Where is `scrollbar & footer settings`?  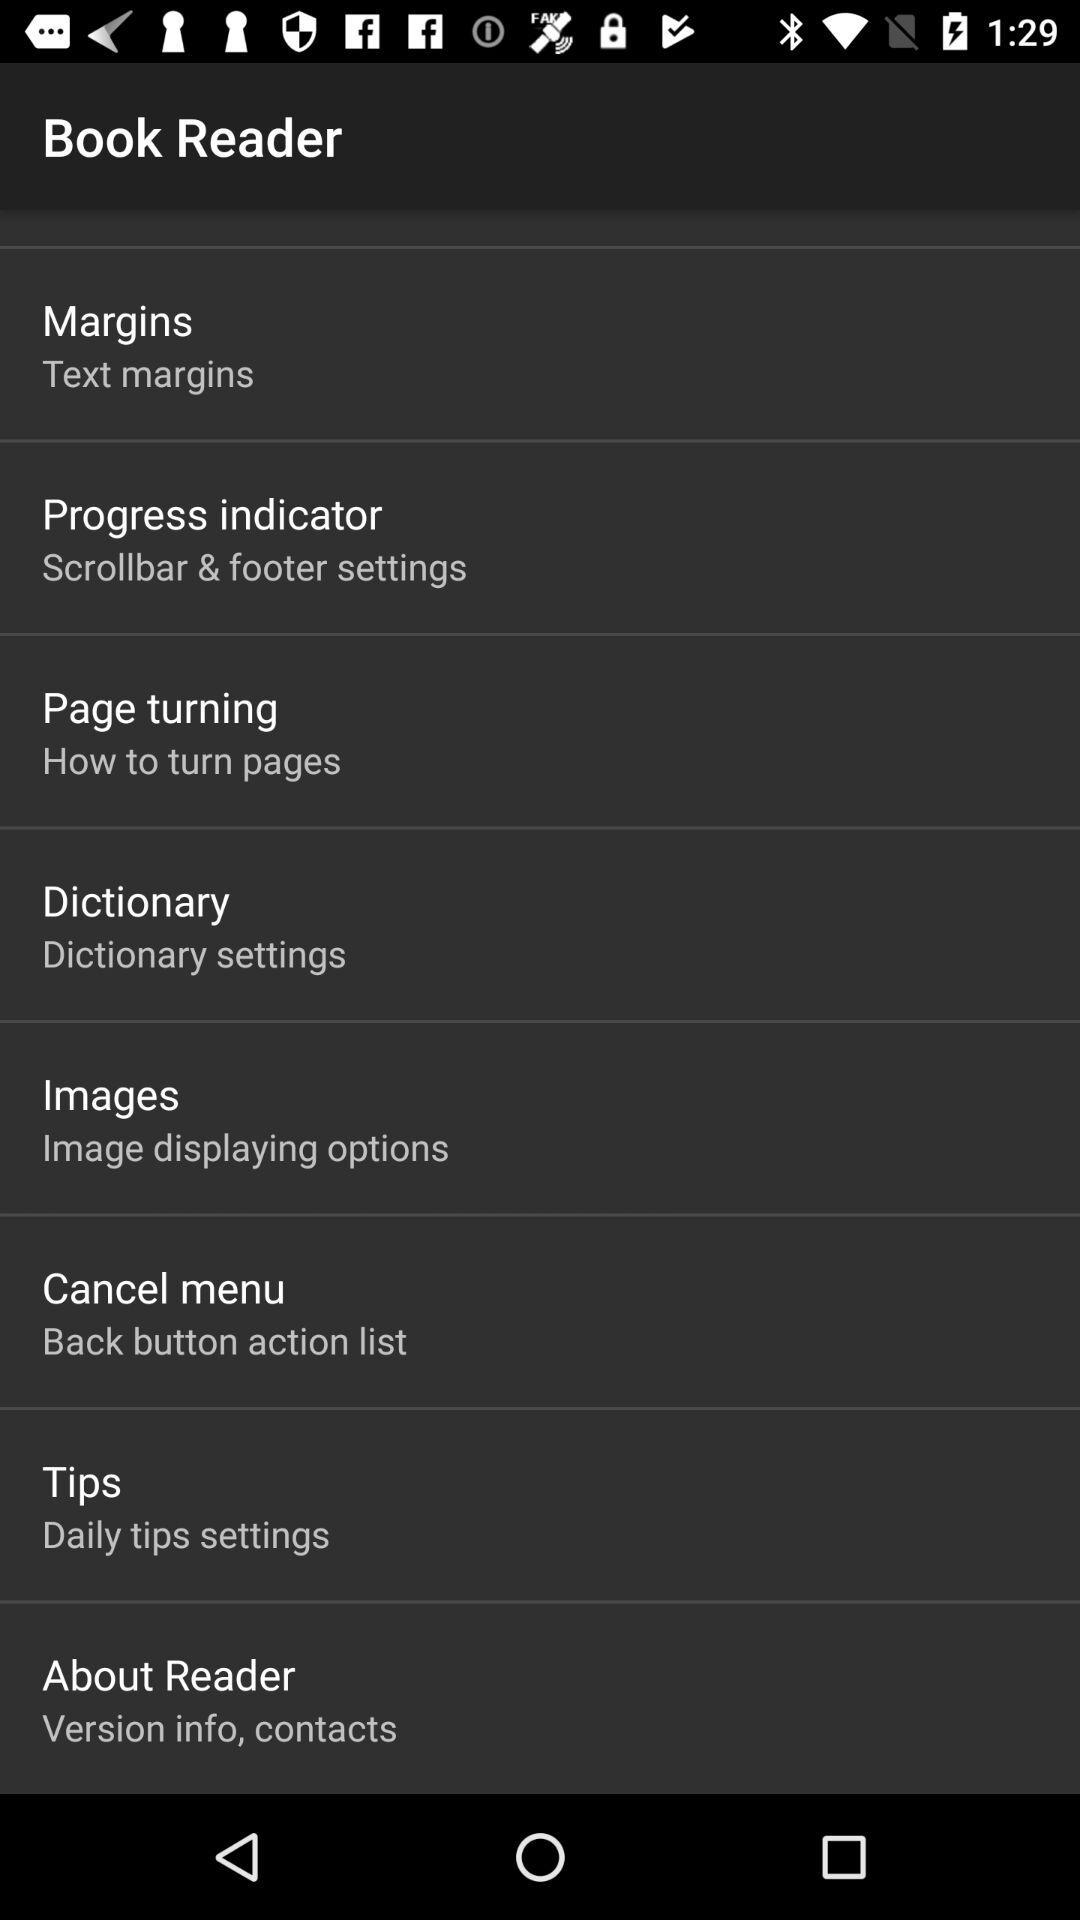
scrollbar & footer settings is located at coordinates (253, 565).